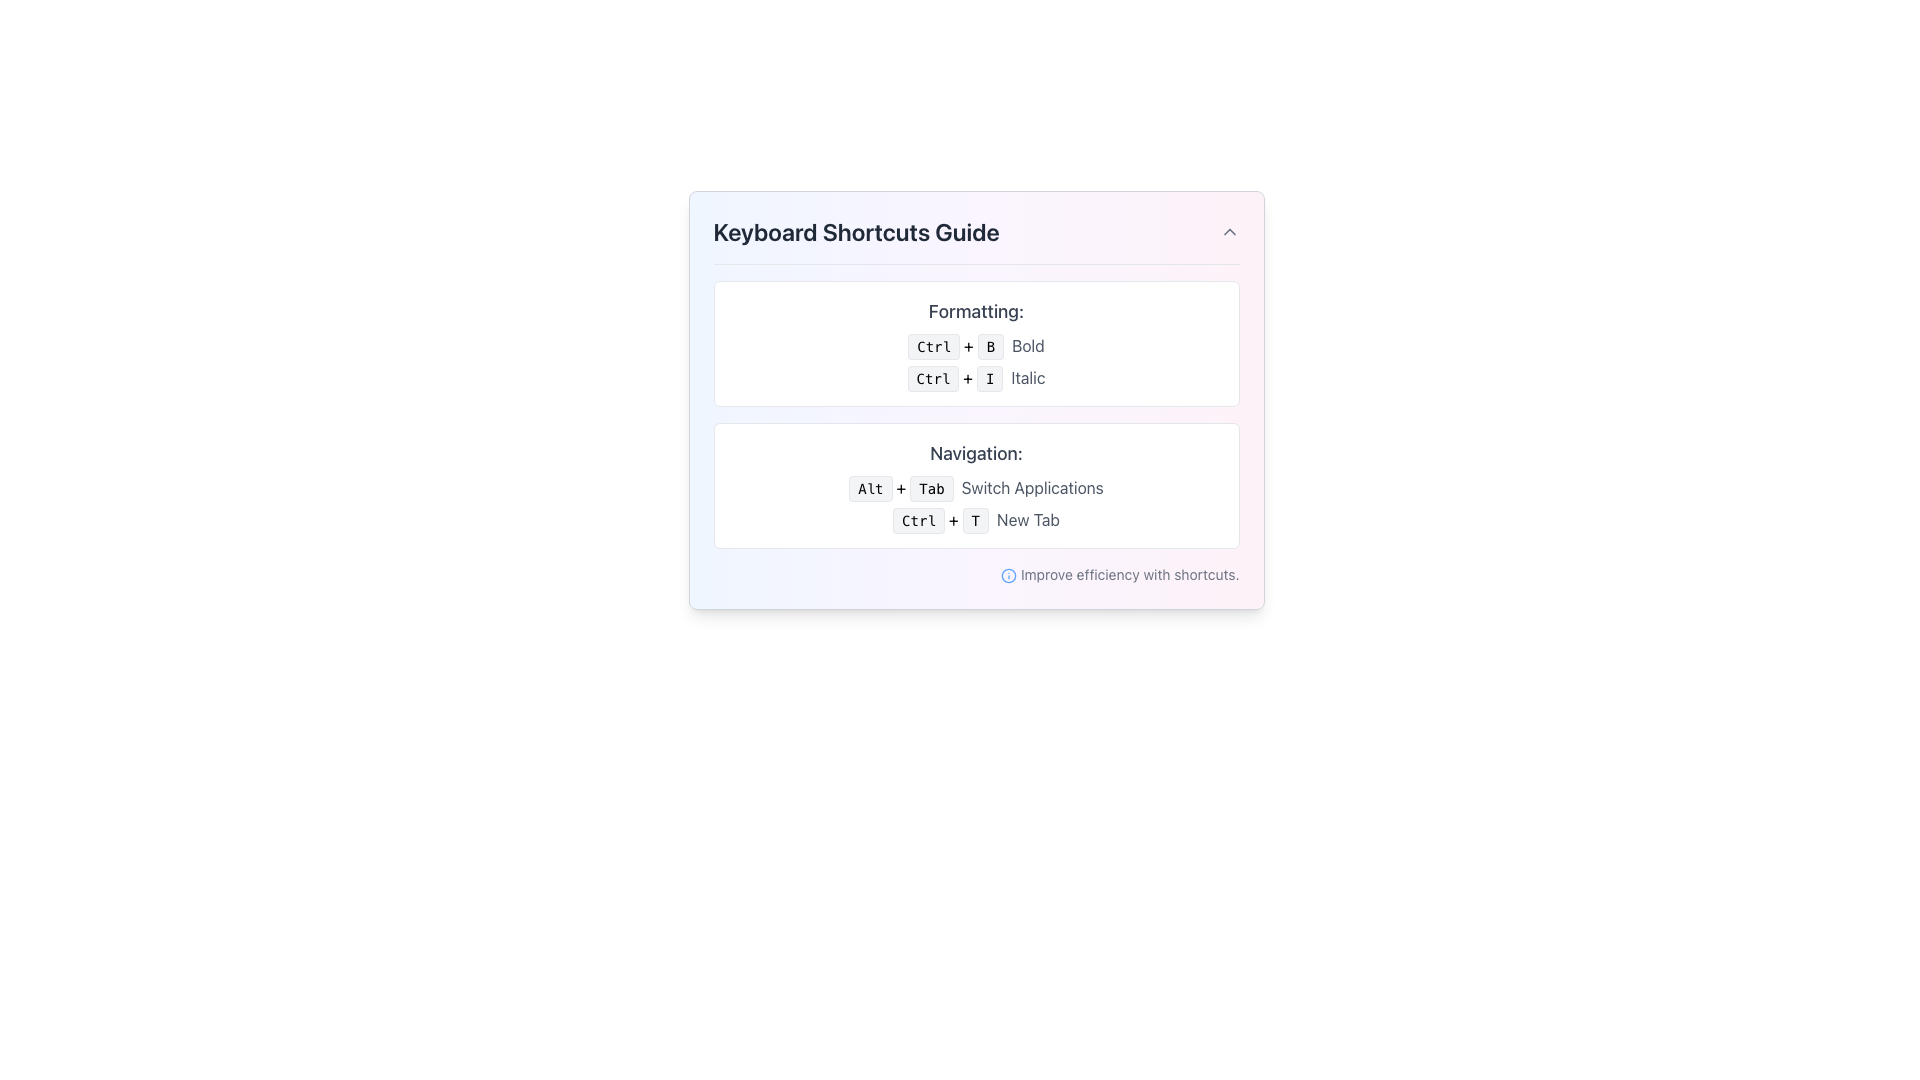  I want to click on the text label displaying 'Bold', which is styled in light gray and is the last component in the 'Ctrl+B Bold' keyboard shortcut explanation, so click(1028, 345).